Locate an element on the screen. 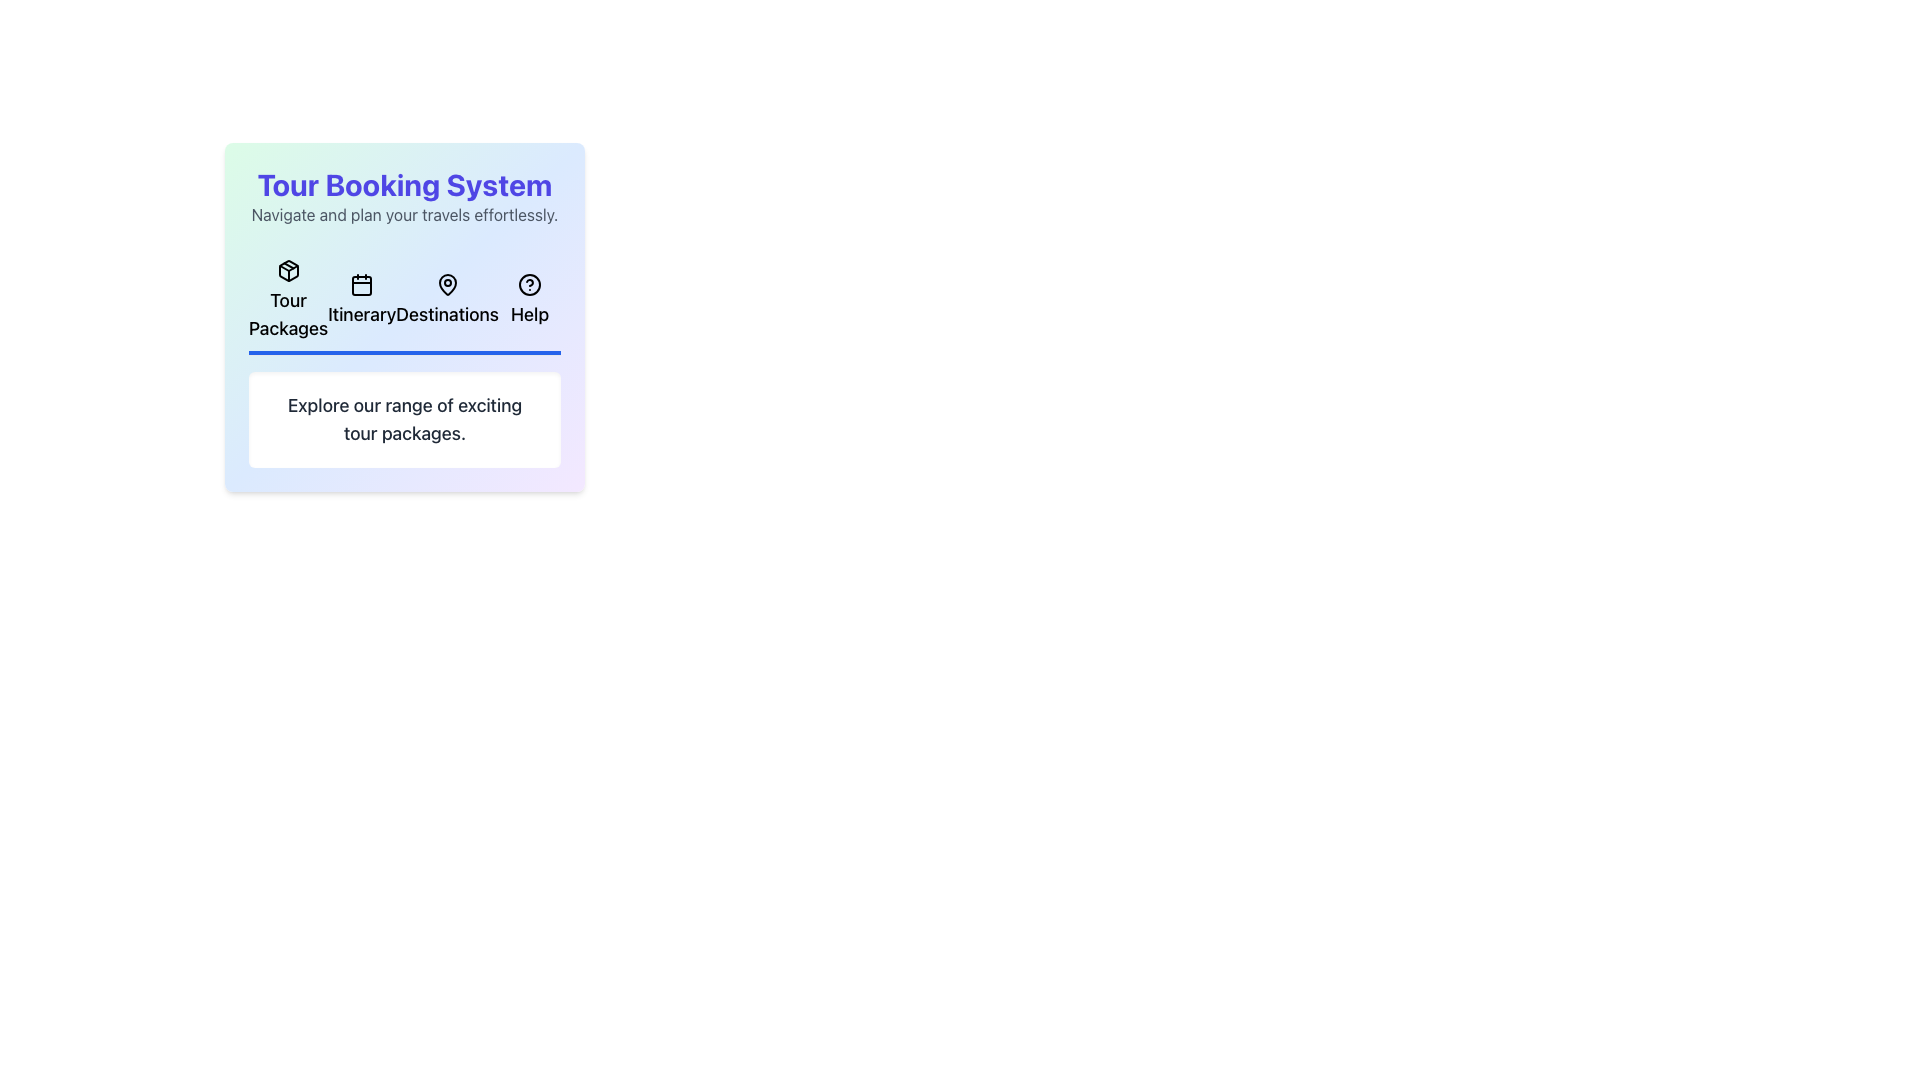 This screenshot has width=1920, height=1080. the 'Destinations' tab in the Navigation bar is located at coordinates (446, 303).